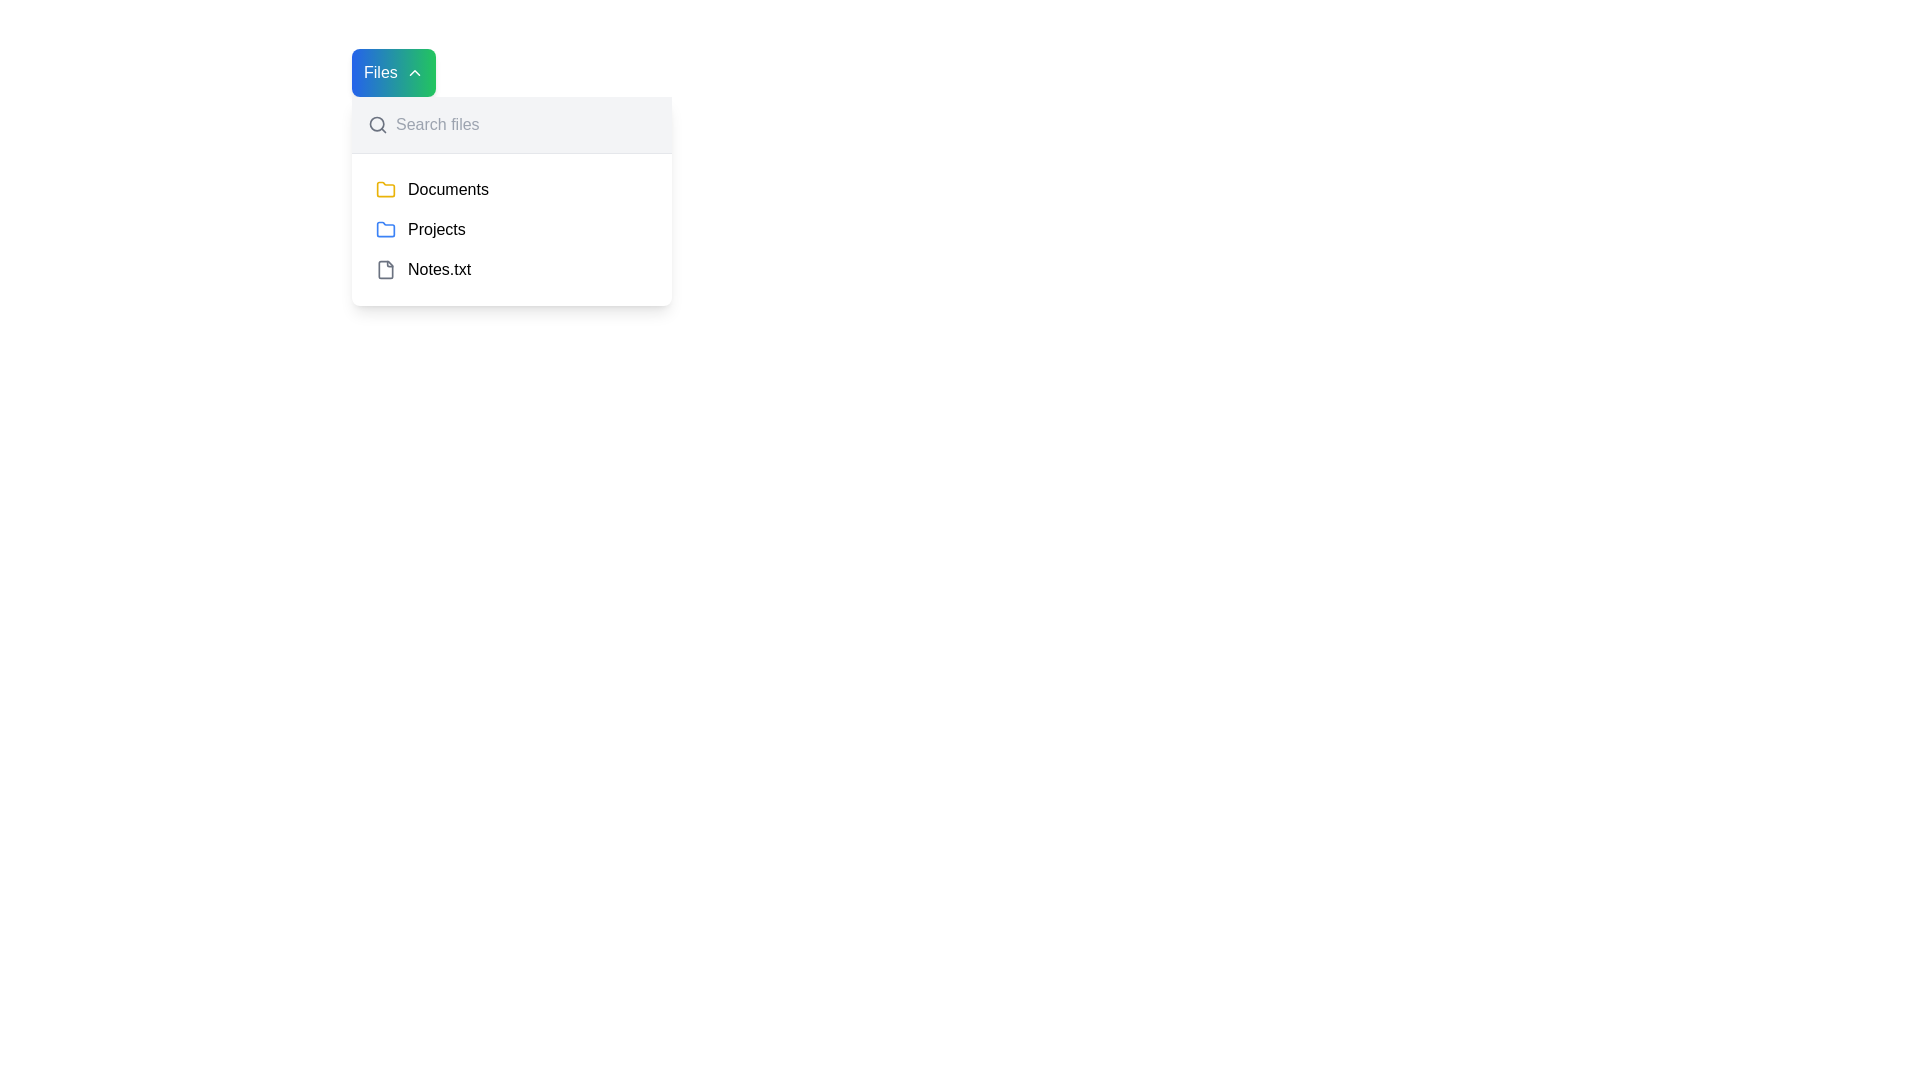 The width and height of the screenshot is (1920, 1080). I want to click on the document icon element that represents a file, located in the dropdown menu next to the 'Notes.txt' label, so click(385, 270).